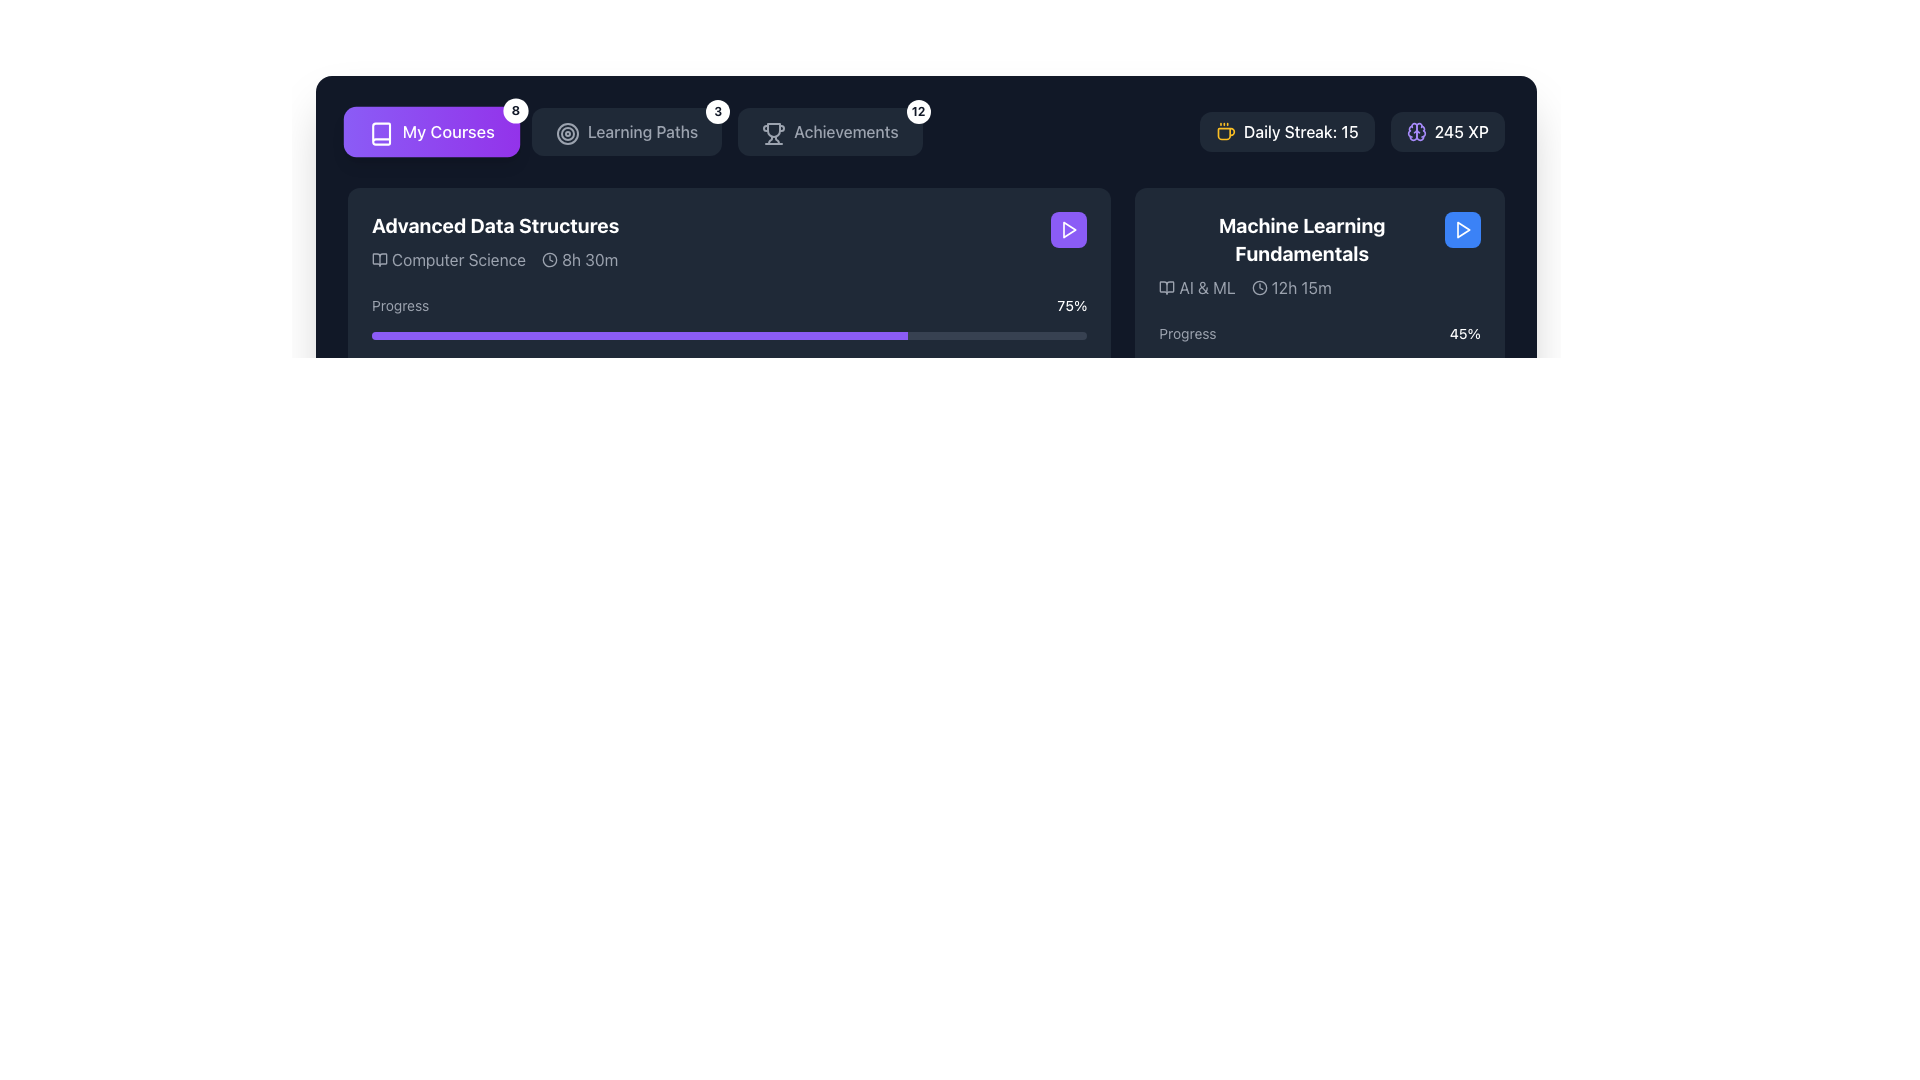 The height and width of the screenshot is (1080, 1920). What do you see at coordinates (379, 258) in the screenshot?
I see `the open book icon, which is styled with a light color outline on a dark background and is located to the left of the text 'Computer Science'` at bounding box center [379, 258].